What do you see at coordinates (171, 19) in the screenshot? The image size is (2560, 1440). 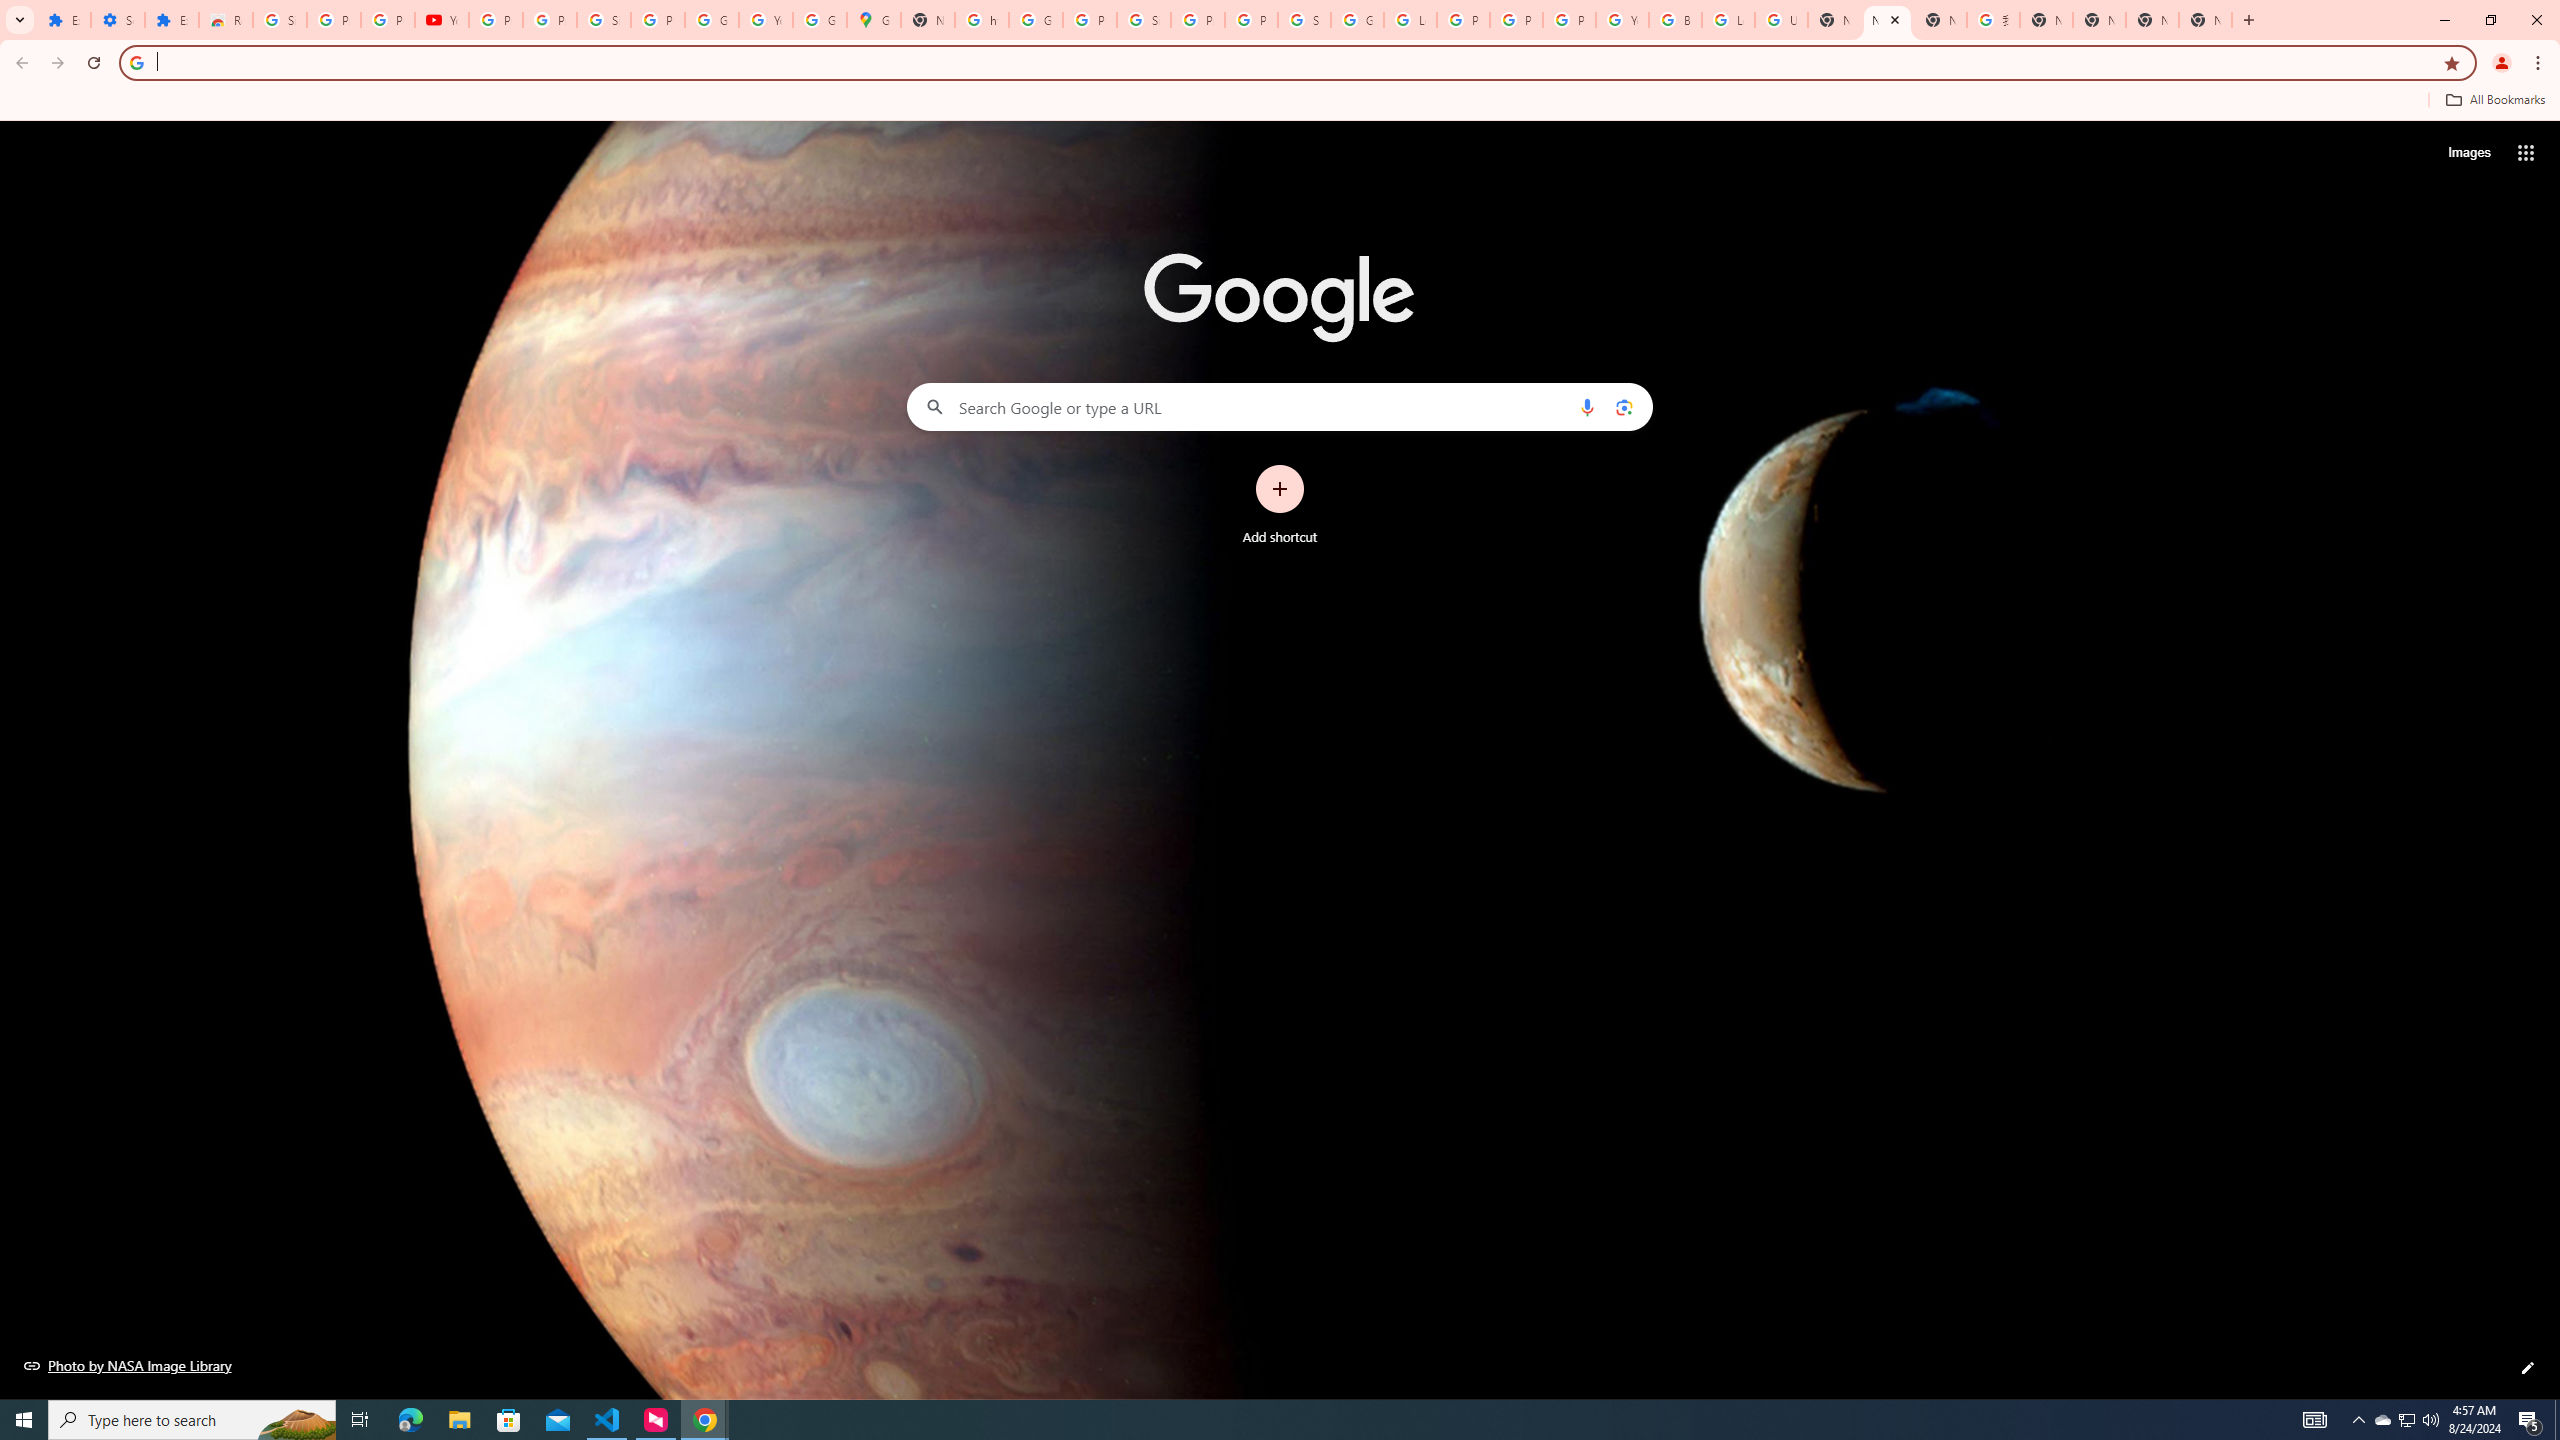 I see `'Extensions'` at bounding box center [171, 19].